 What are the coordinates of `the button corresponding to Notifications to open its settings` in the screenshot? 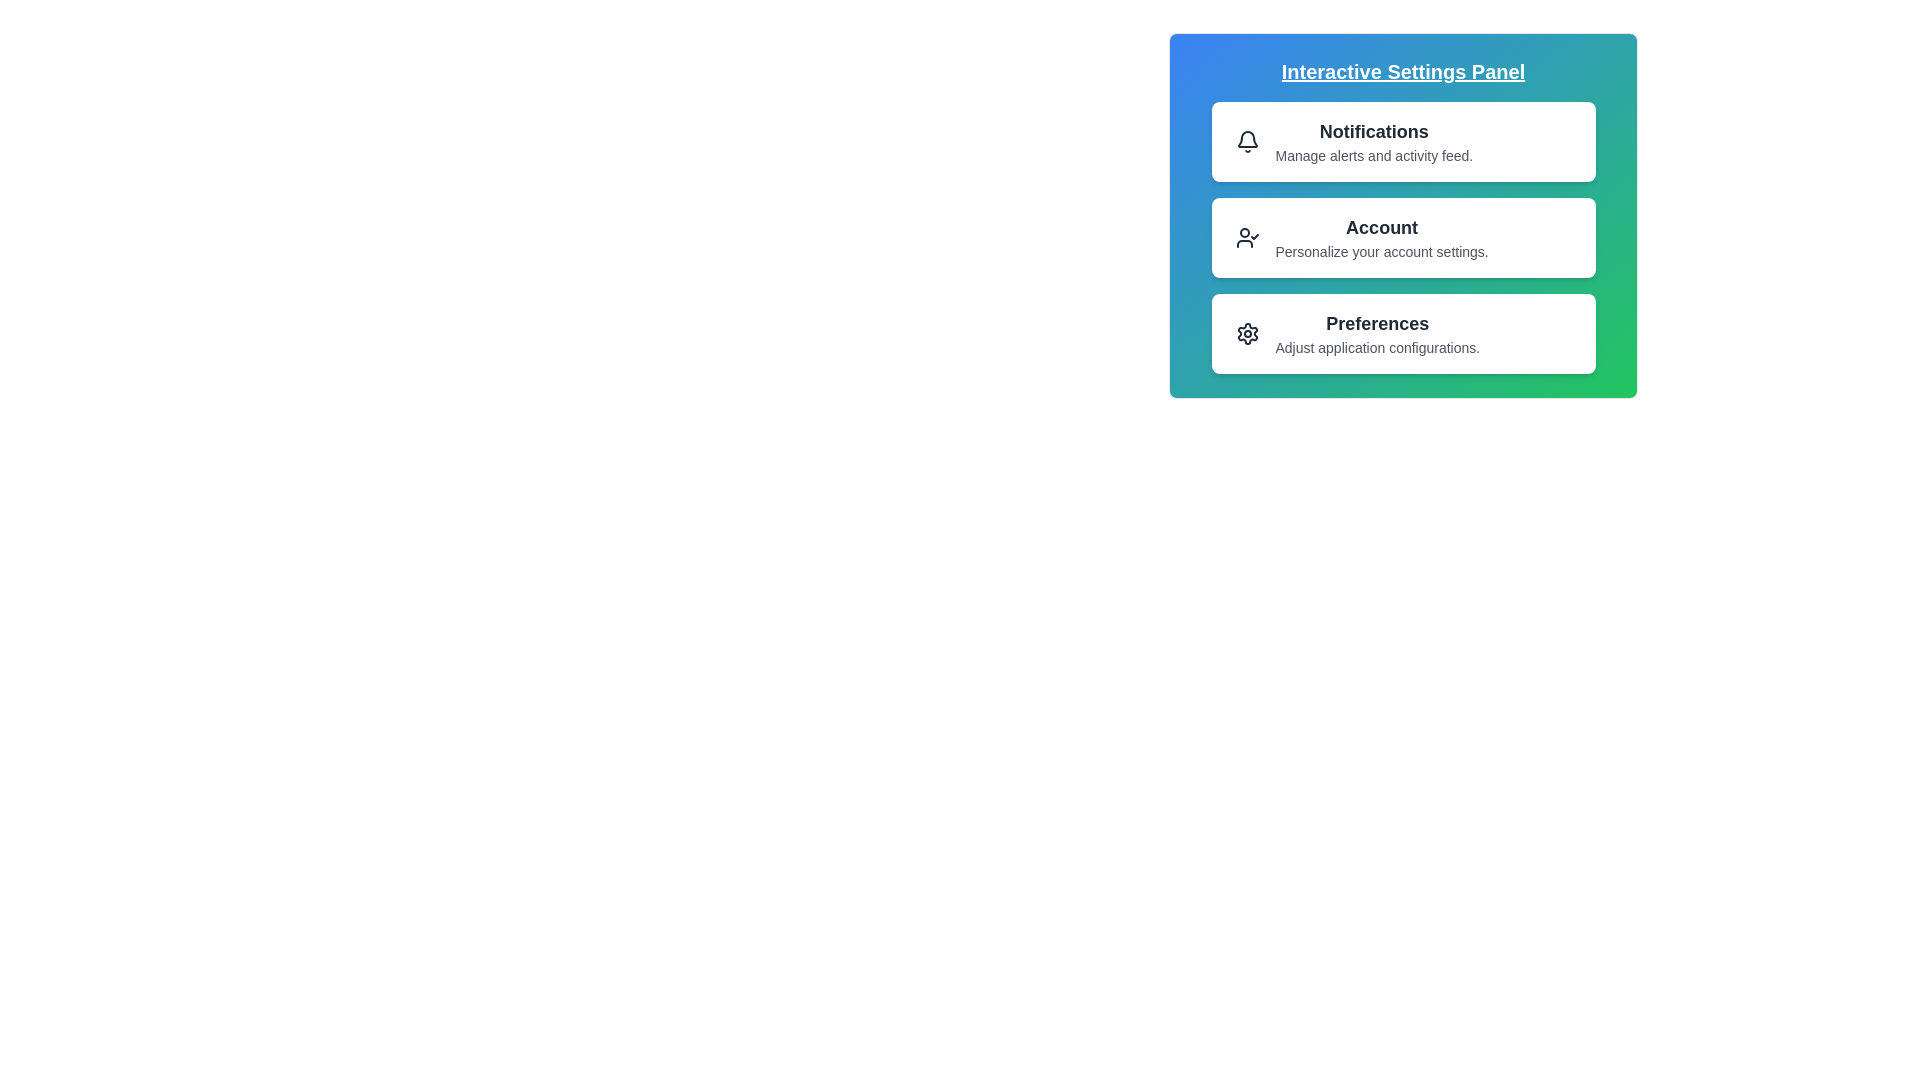 It's located at (1402, 141).